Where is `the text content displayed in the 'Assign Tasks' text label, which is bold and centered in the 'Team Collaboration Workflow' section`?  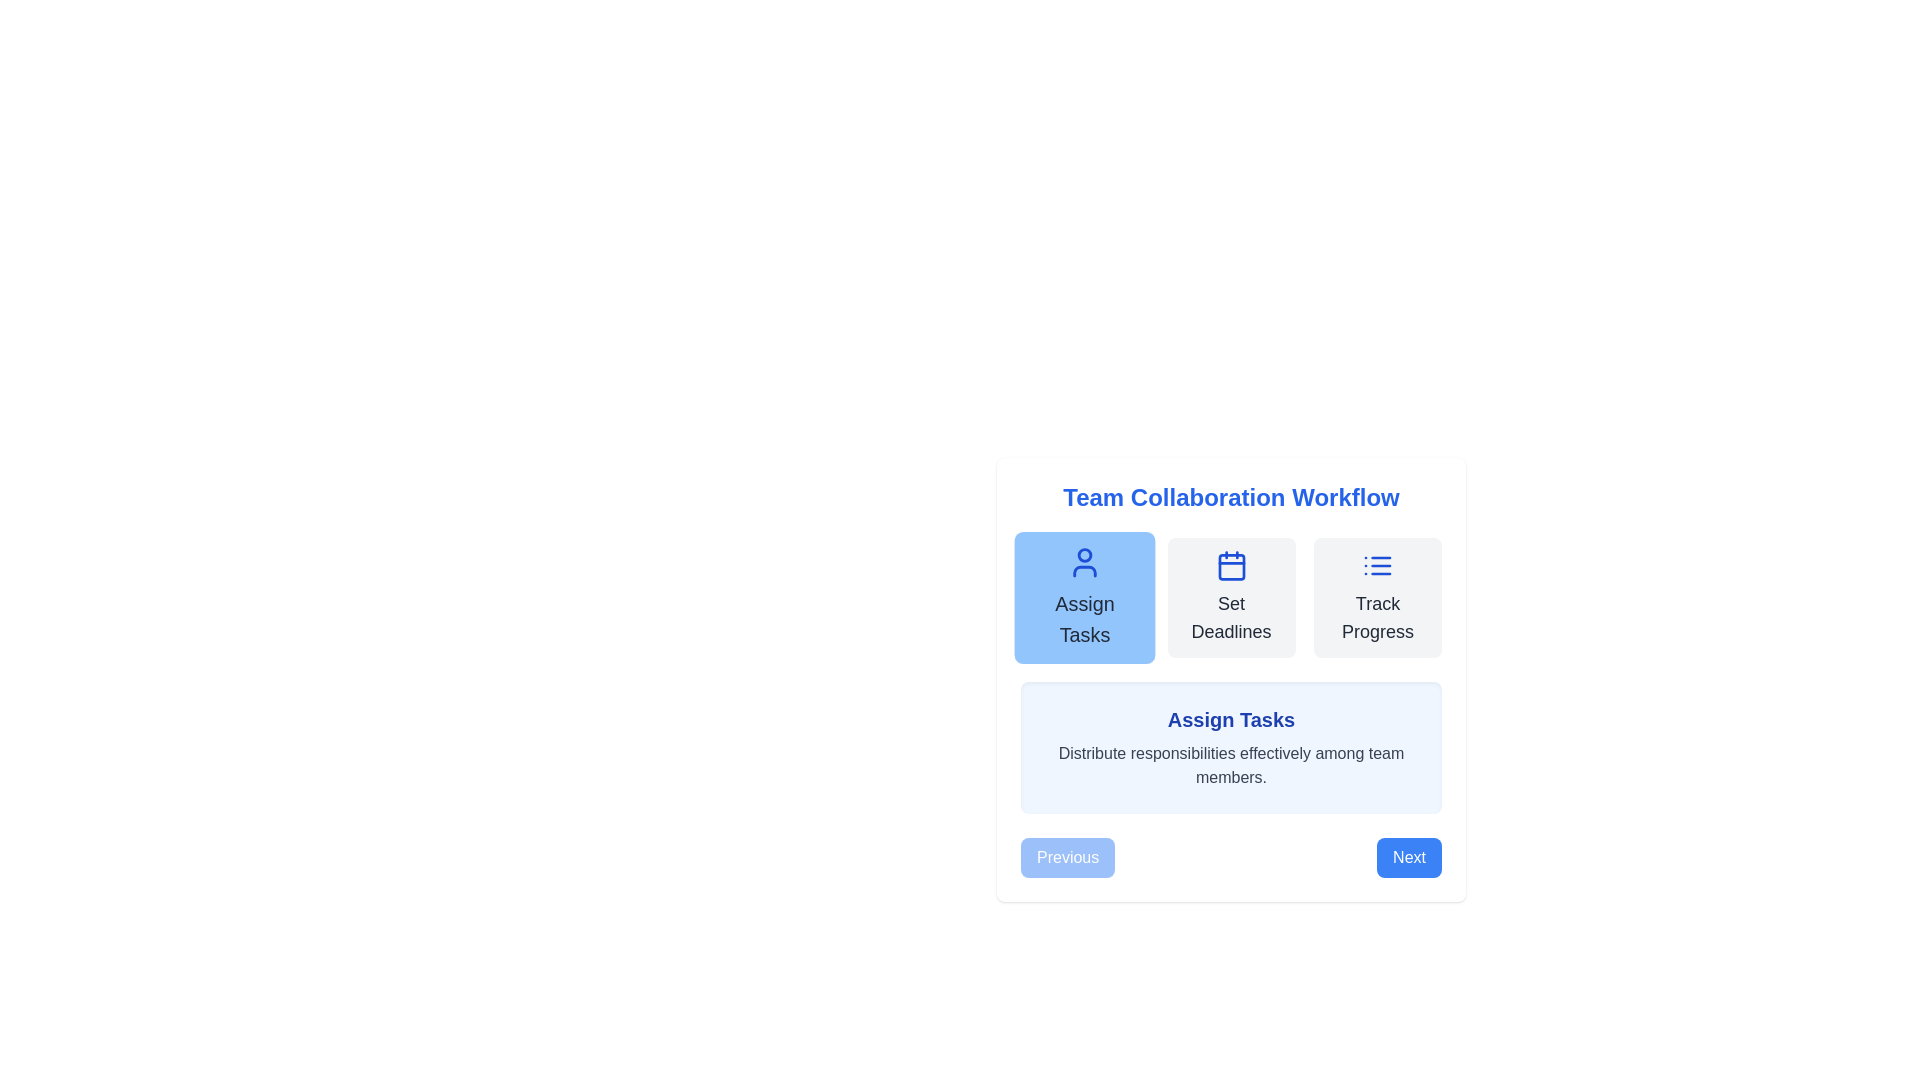
the text content displayed in the 'Assign Tasks' text label, which is bold and centered in the 'Team Collaboration Workflow' section is located at coordinates (1083, 619).